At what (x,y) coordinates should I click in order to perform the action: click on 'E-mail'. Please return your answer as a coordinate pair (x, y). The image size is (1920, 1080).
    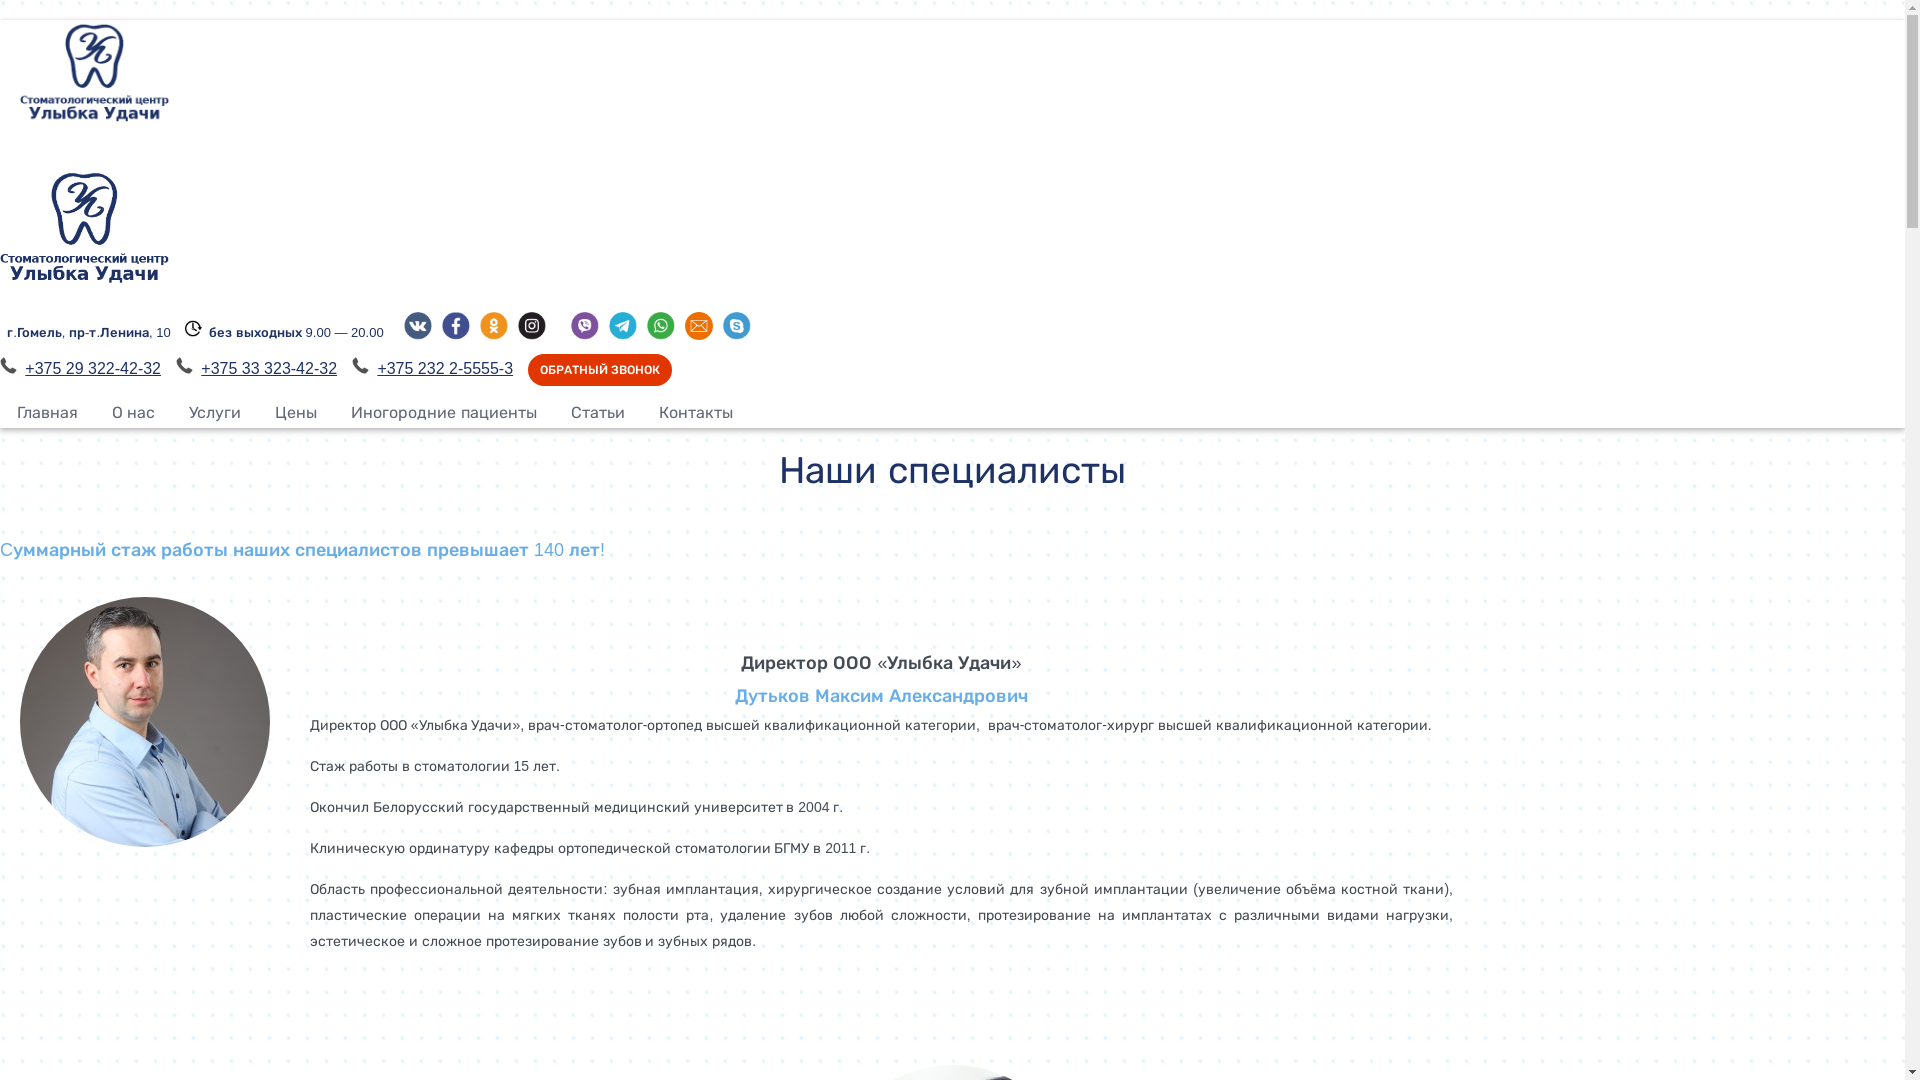
    Looking at the image, I should click on (685, 331).